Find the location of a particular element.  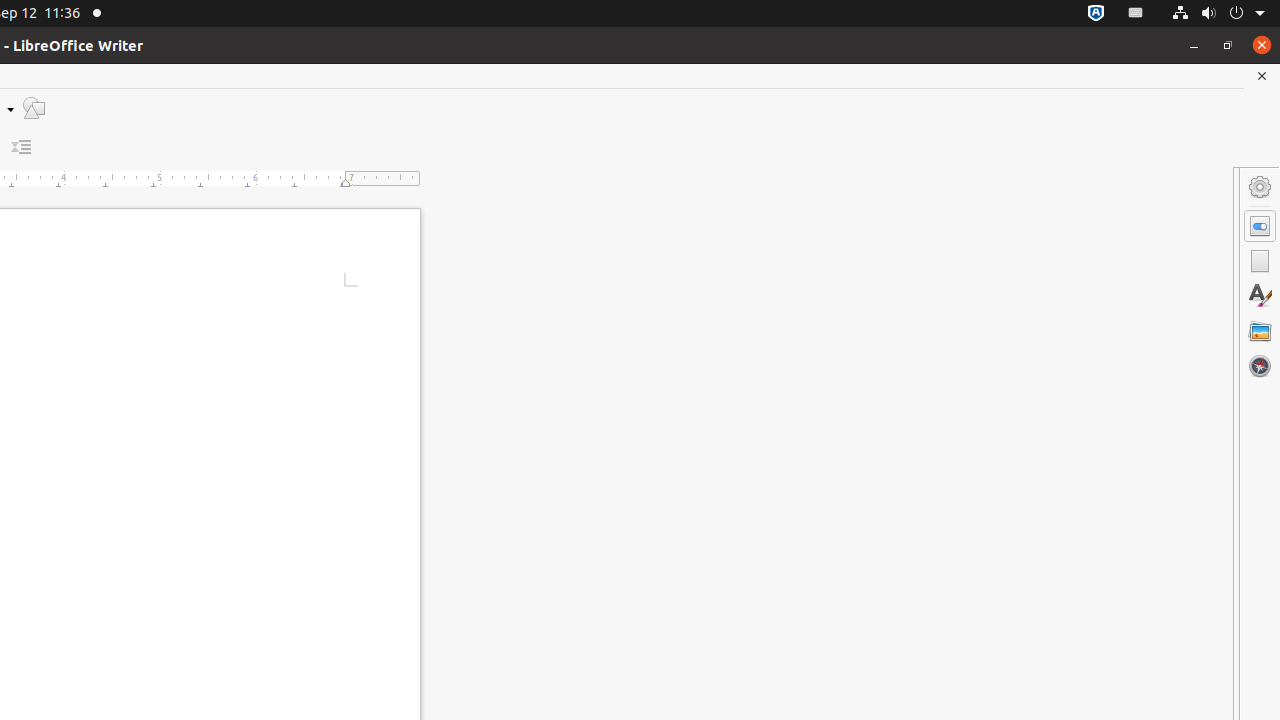

'Decrease' is located at coordinates (21, 146).